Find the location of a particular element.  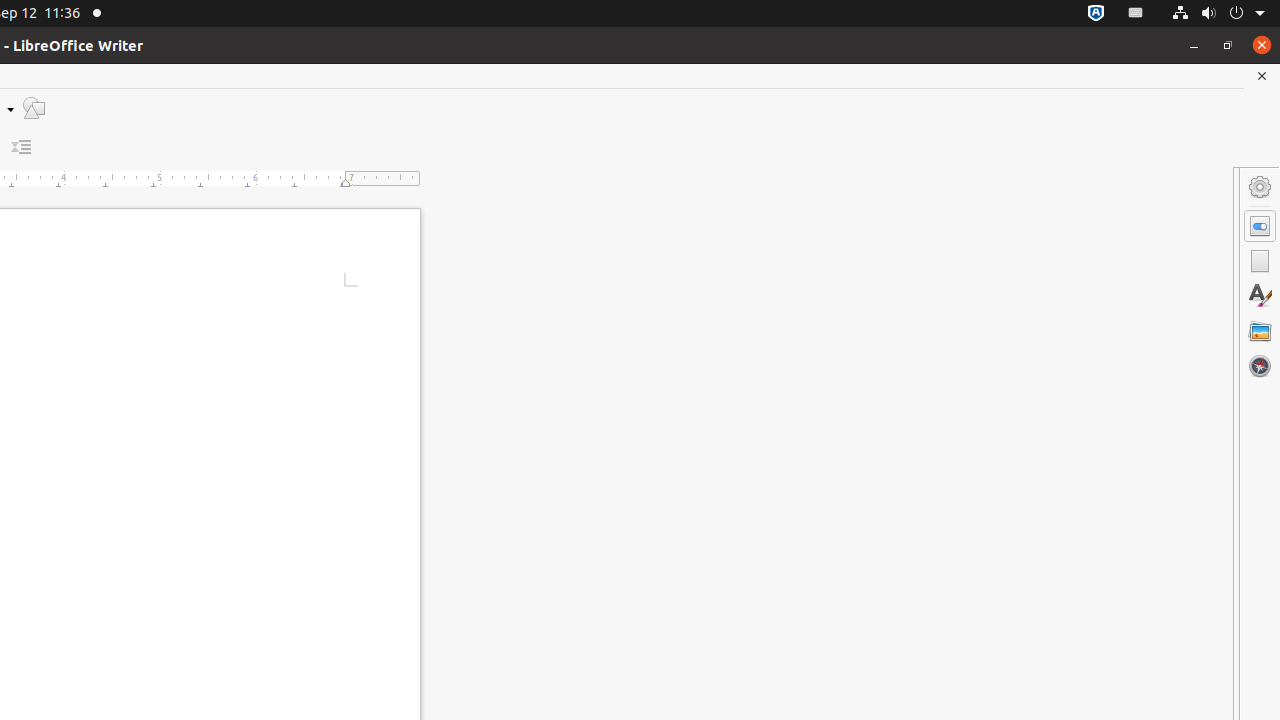

'Decrease' is located at coordinates (21, 146).